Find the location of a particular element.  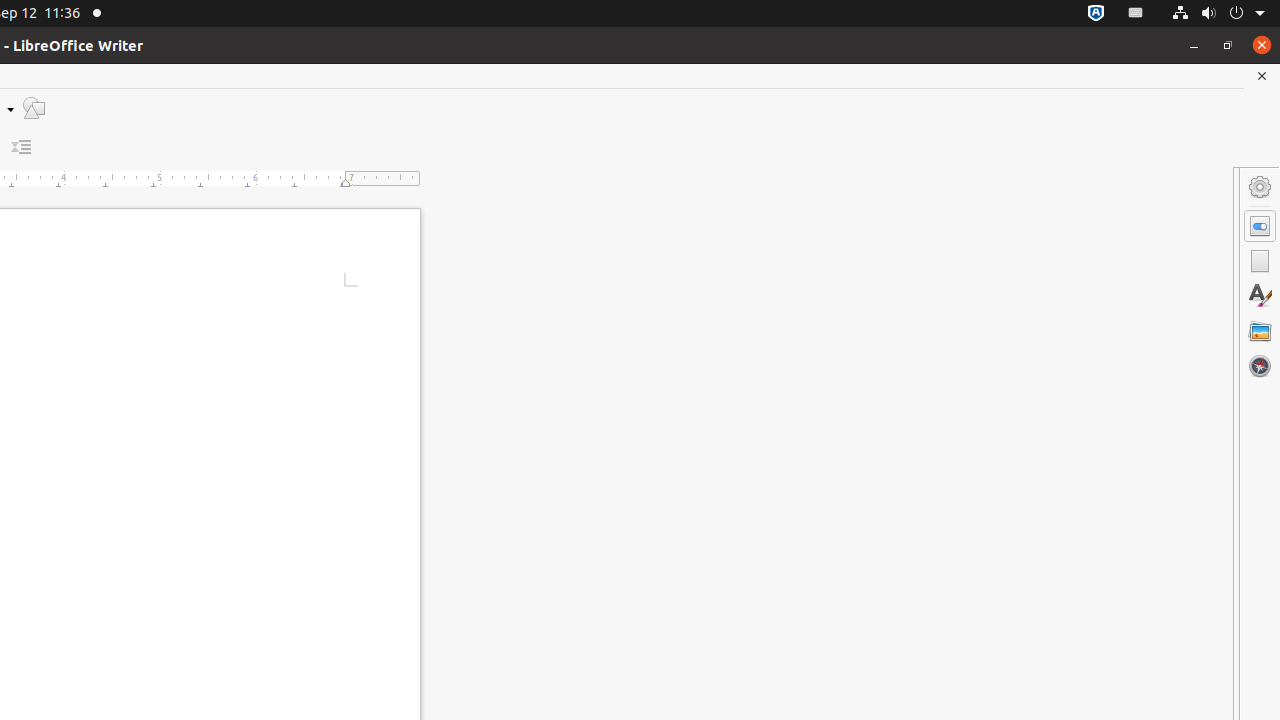

'Decrease' is located at coordinates (21, 146).